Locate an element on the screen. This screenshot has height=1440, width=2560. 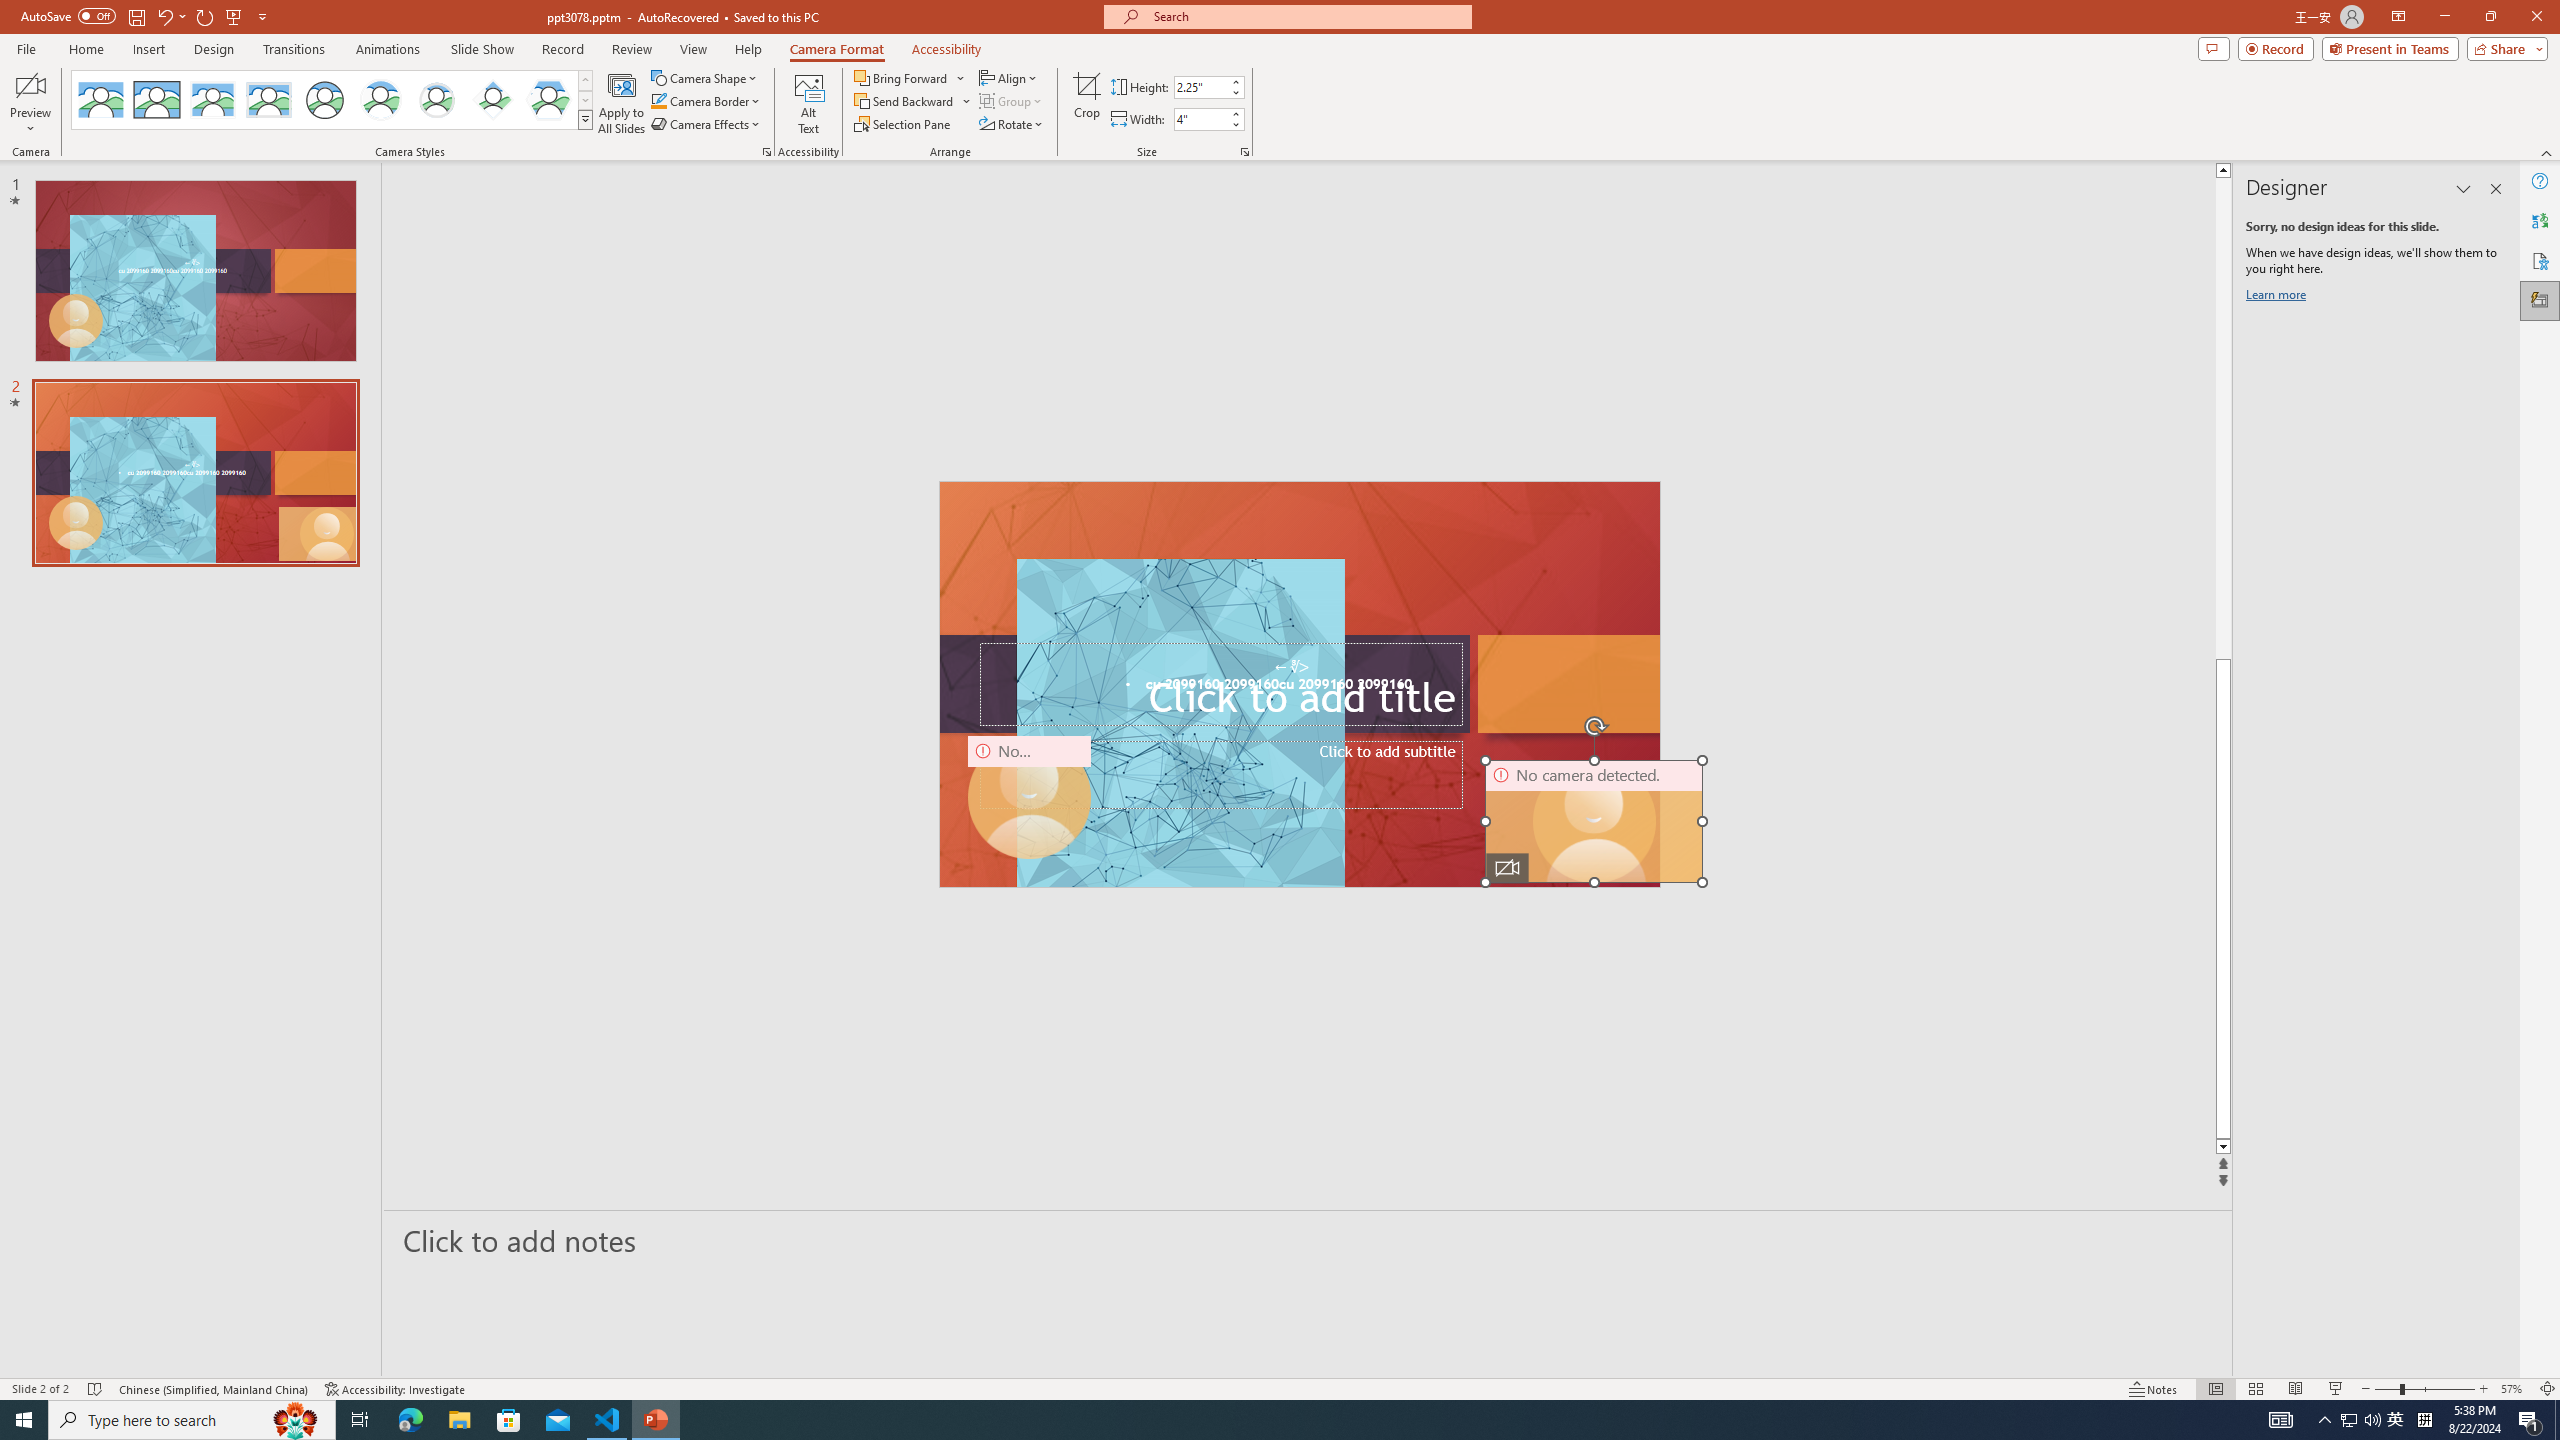
'Center Shadow Hexagon' is located at coordinates (549, 99).